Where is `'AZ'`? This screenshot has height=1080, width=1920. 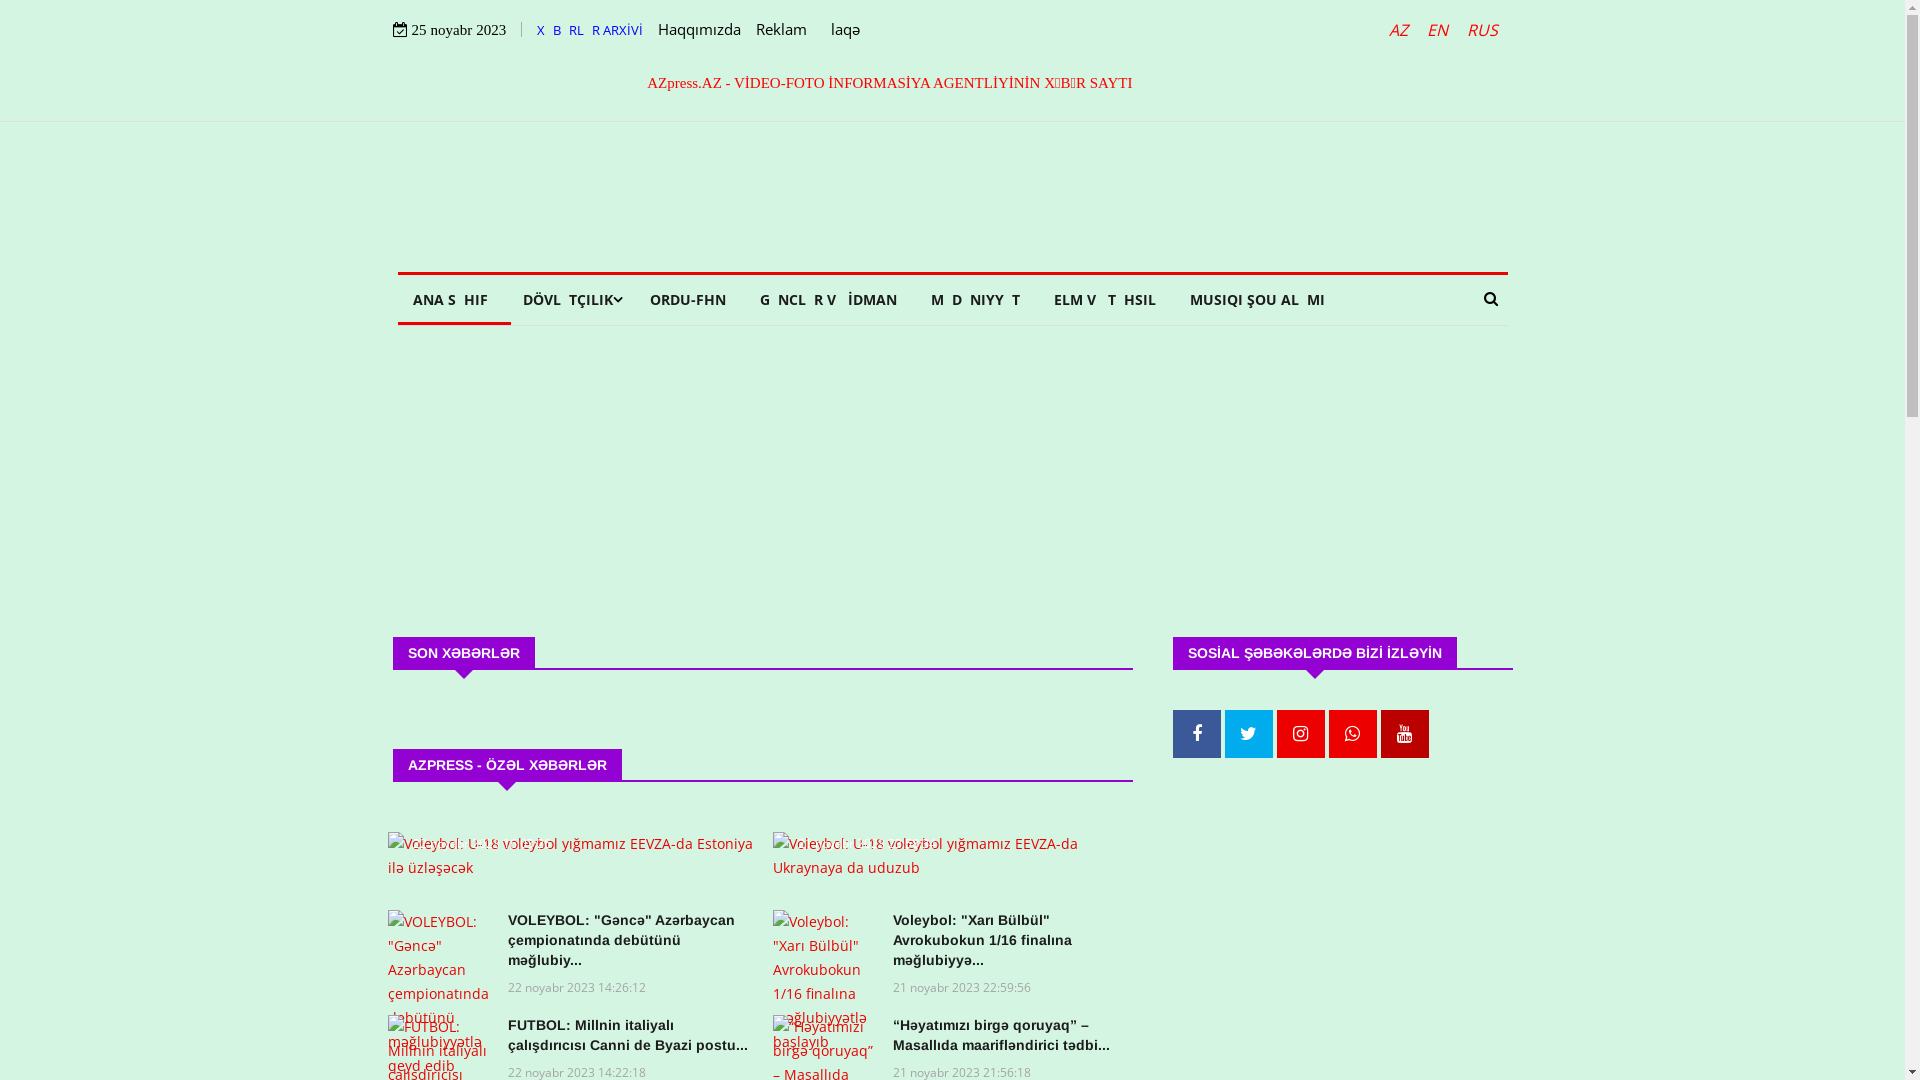 'AZ' is located at coordinates (1398, 30).